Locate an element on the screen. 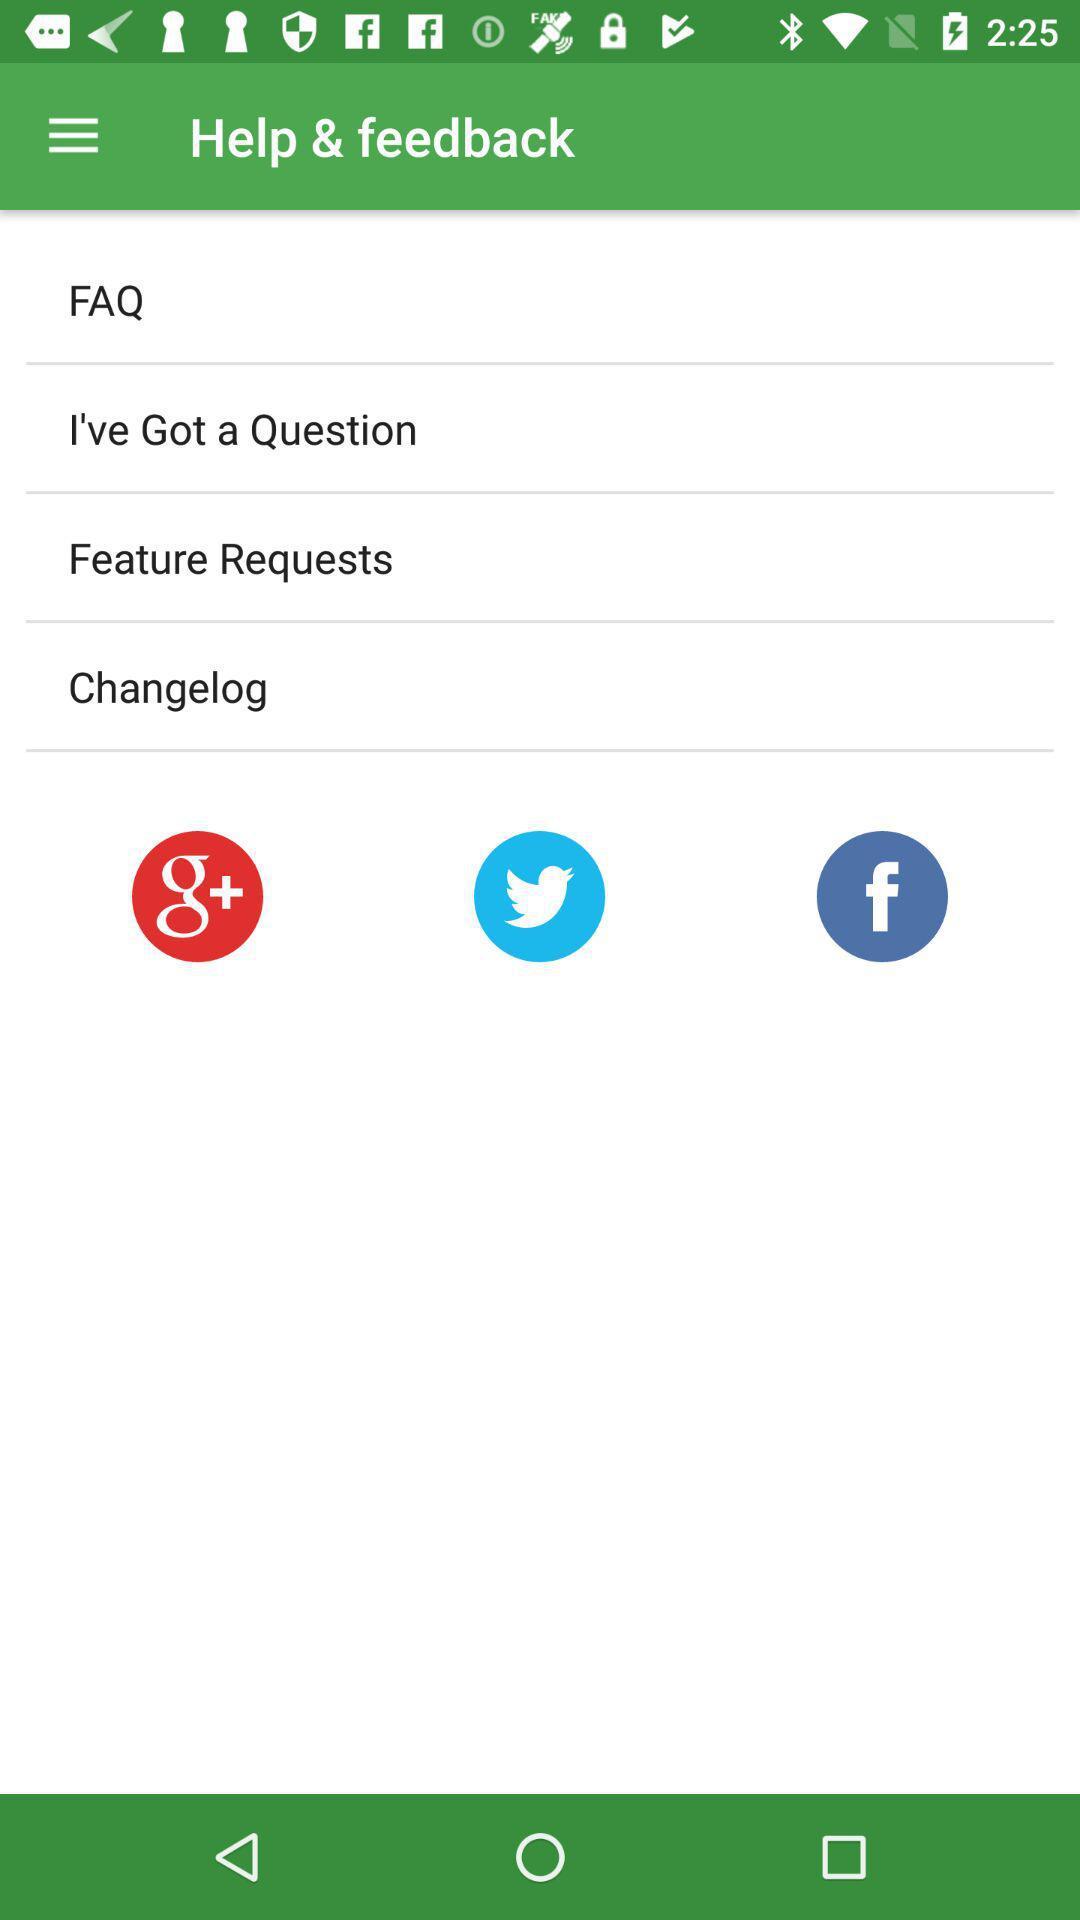 The width and height of the screenshot is (1080, 1920). open facebook is located at coordinates (881, 895).